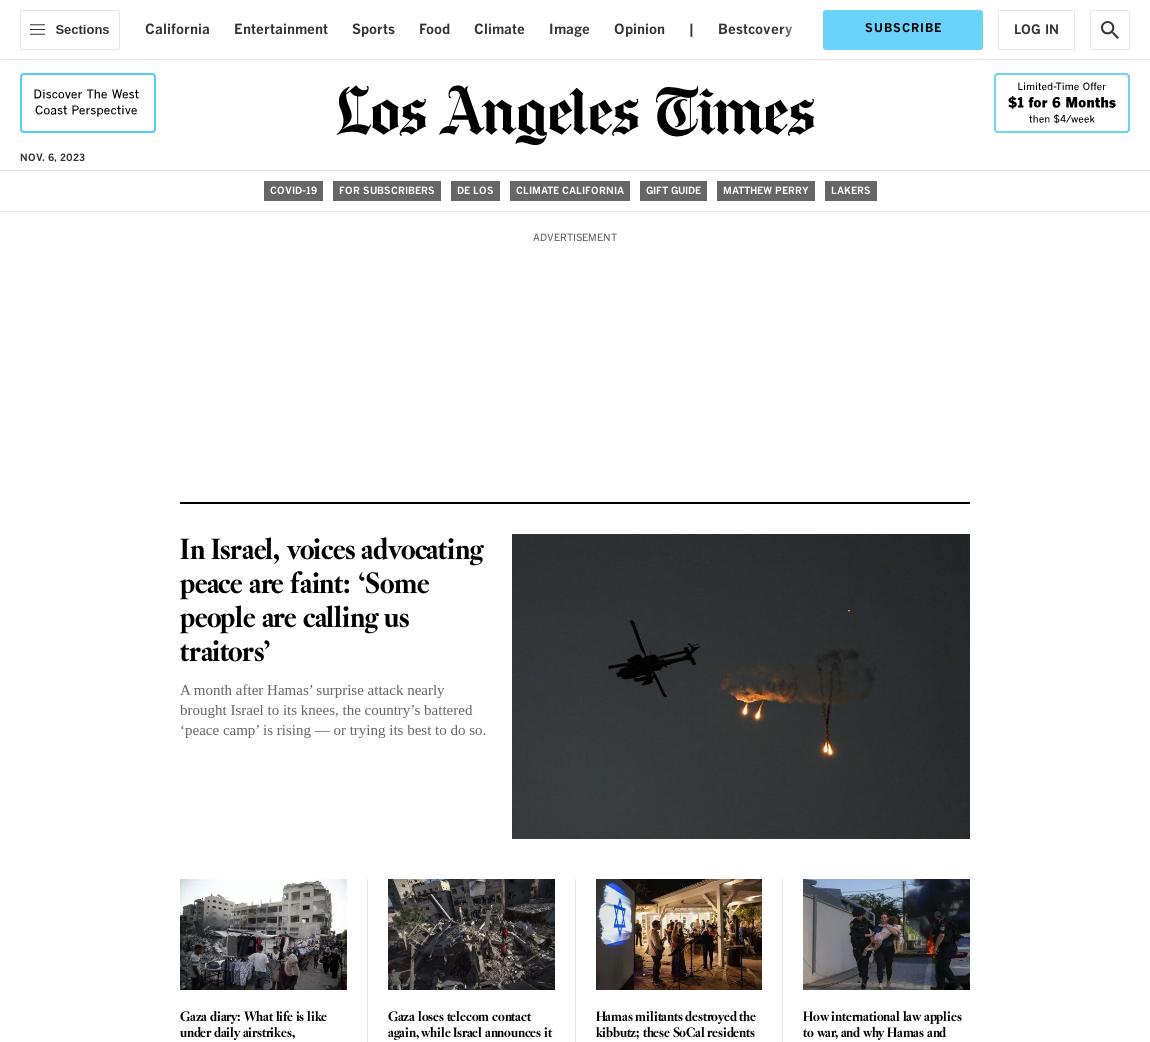 The image size is (1150, 1042). What do you see at coordinates (386, 189) in the screenshot?
I see `'For Subscribers'` at bounding box center [386, 189].